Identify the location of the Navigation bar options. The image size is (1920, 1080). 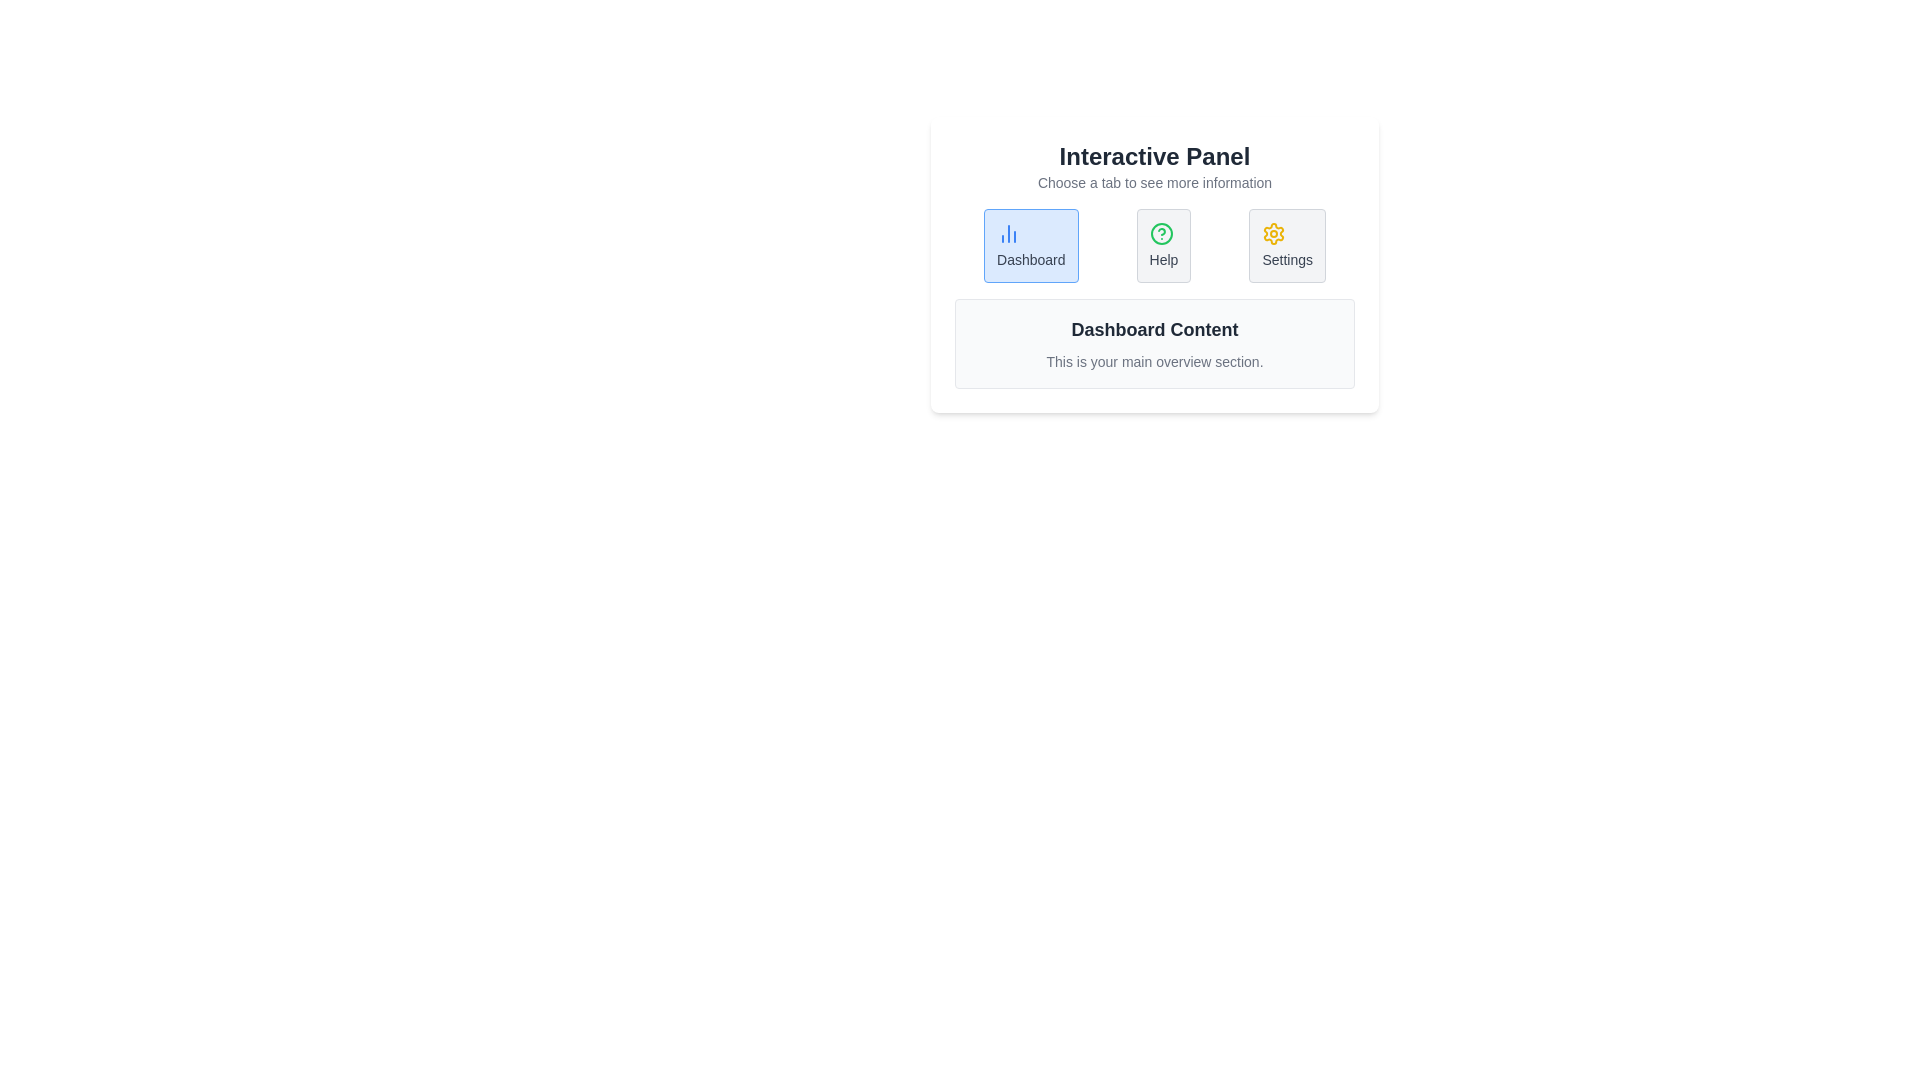
(1155, 245).